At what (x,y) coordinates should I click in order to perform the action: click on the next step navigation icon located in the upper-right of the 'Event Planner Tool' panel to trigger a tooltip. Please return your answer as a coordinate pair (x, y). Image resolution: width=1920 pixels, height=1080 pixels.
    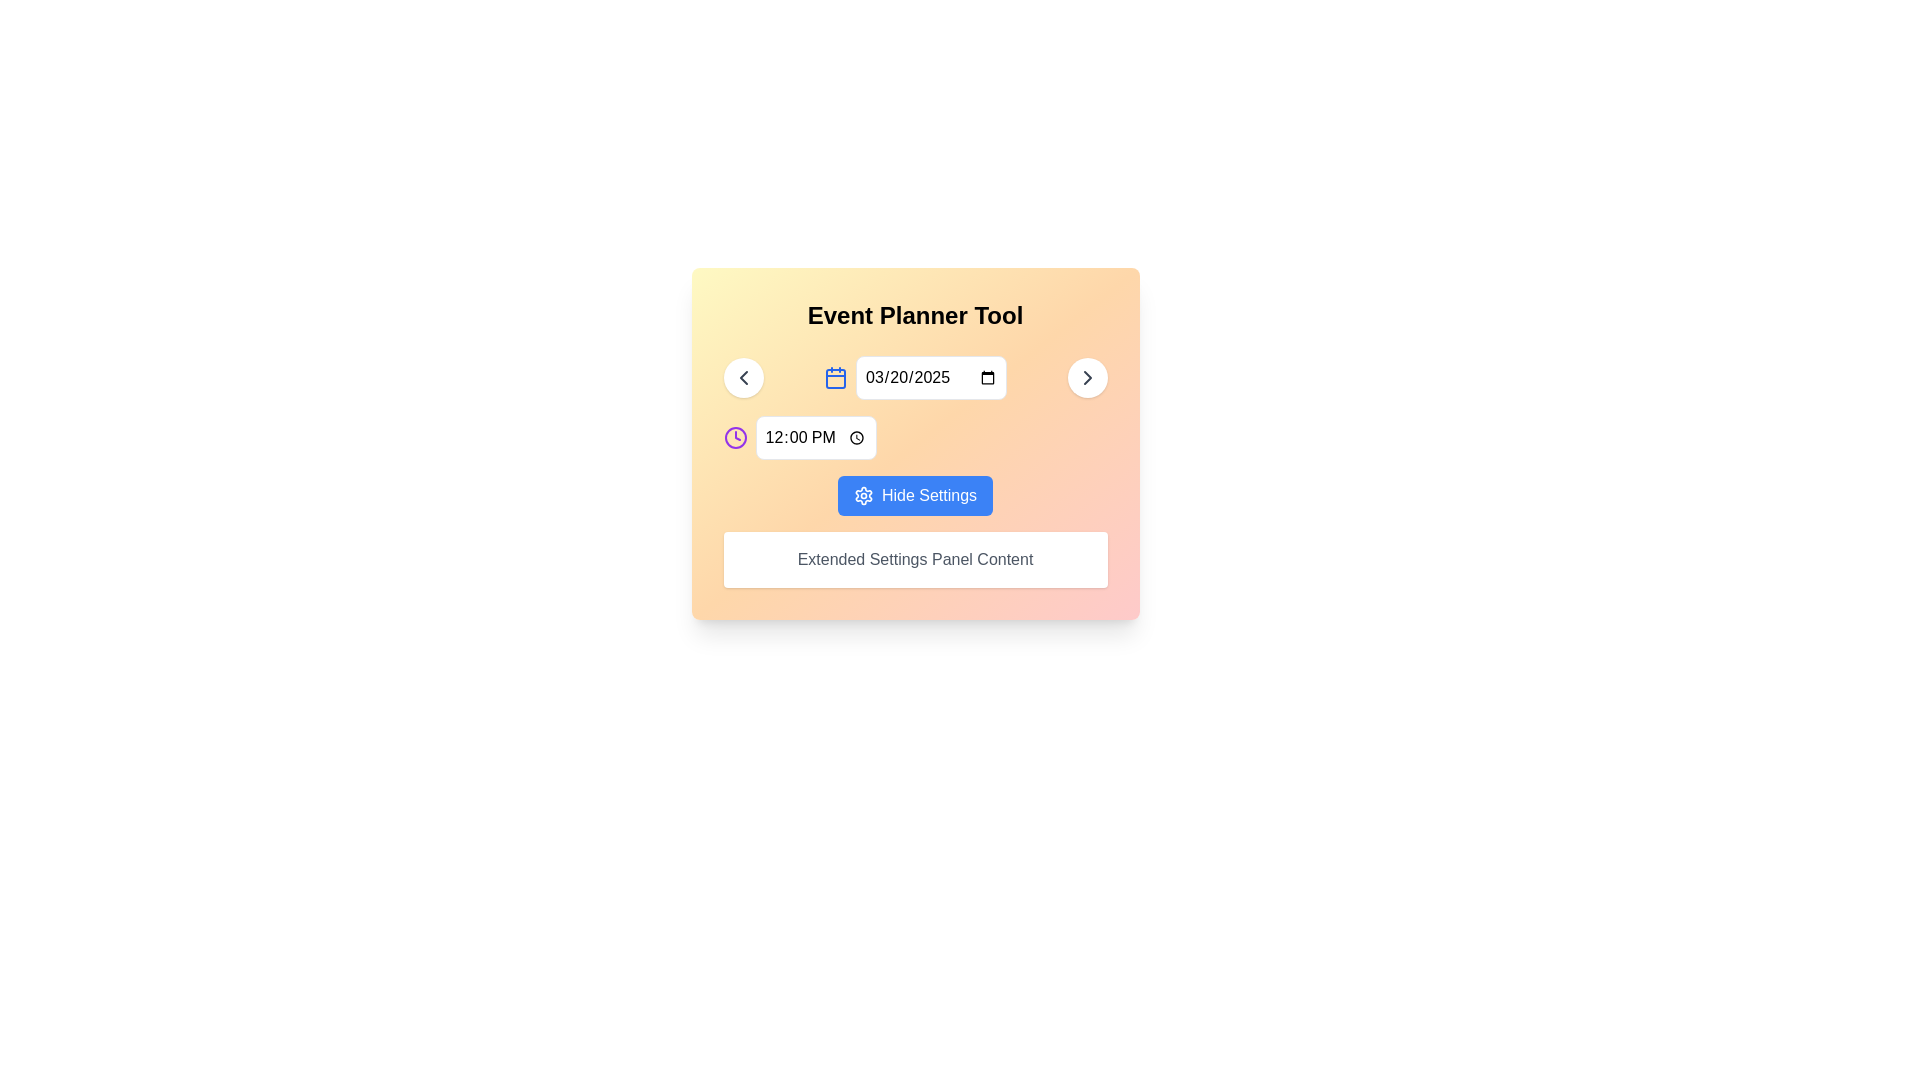
    Looking at the image, I should click on (1086, 378).